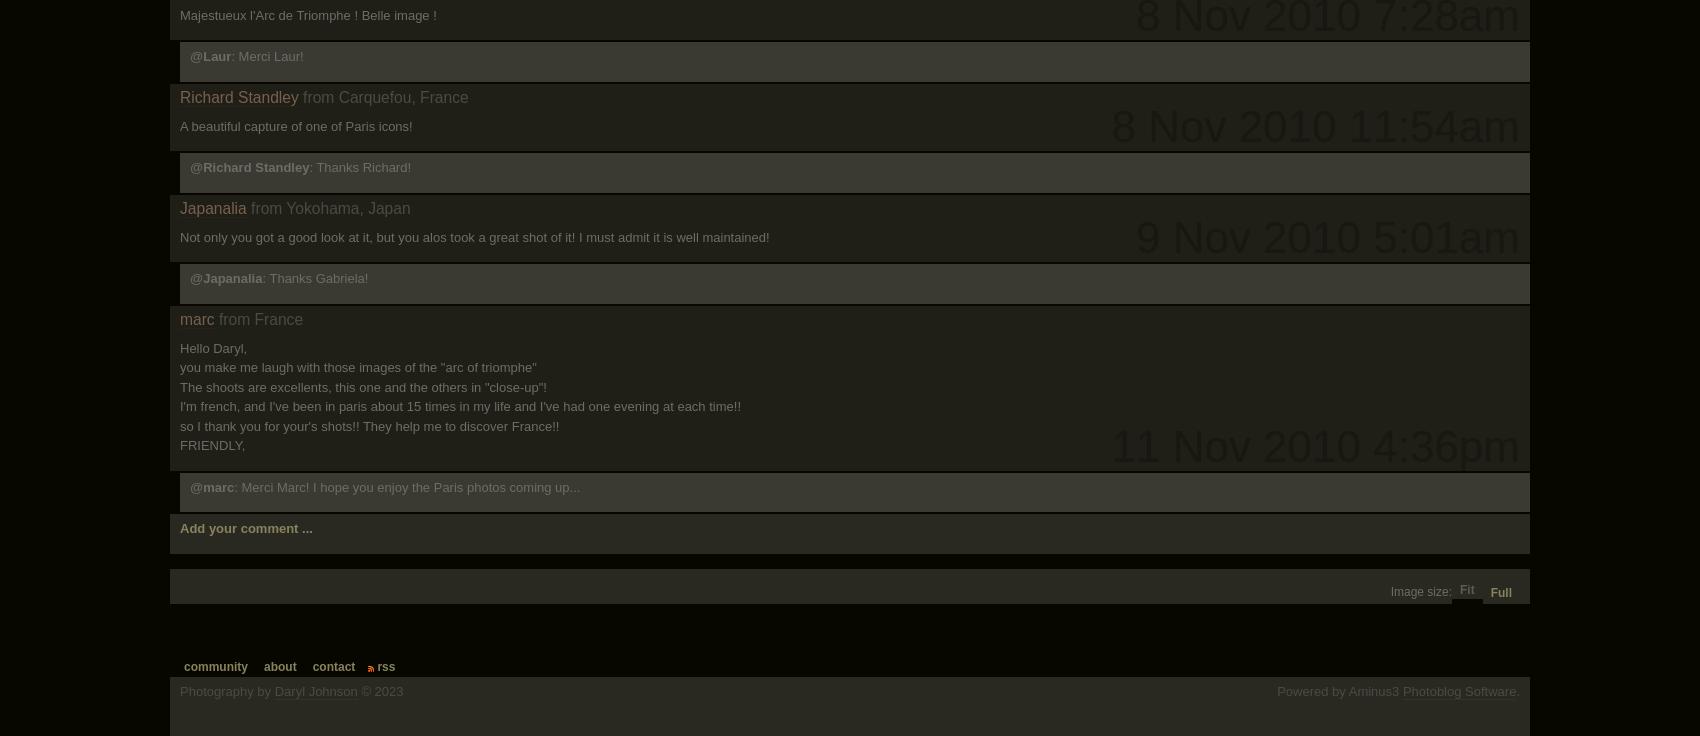 Image resolution: width=1700 pixels, height=736 pixels. I want to click on '9 Nov 2010 5:01am', so click(1327, 237).